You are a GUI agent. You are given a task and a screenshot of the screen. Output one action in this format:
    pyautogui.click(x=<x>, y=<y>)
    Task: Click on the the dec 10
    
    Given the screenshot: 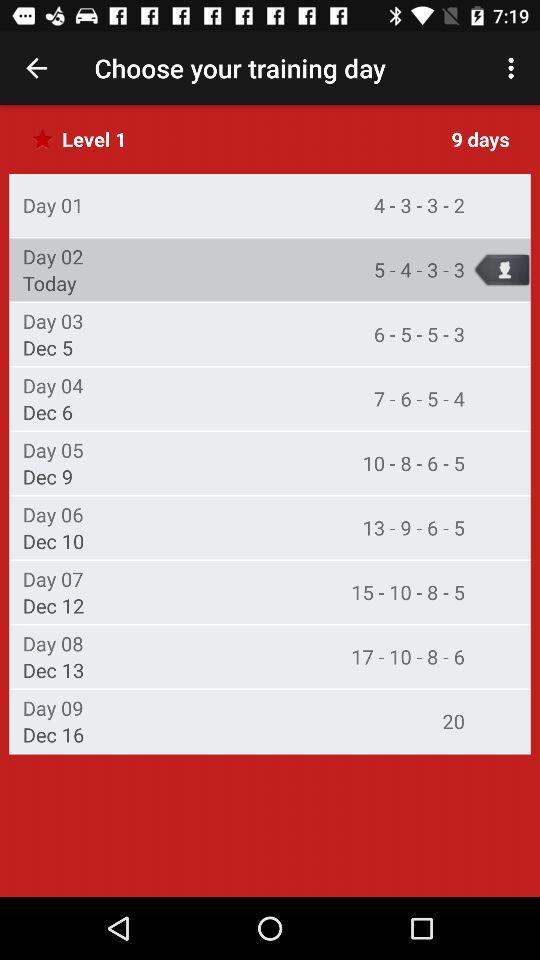 What is the action you would take?
    pyautogui.click(x=53, y=541)
    